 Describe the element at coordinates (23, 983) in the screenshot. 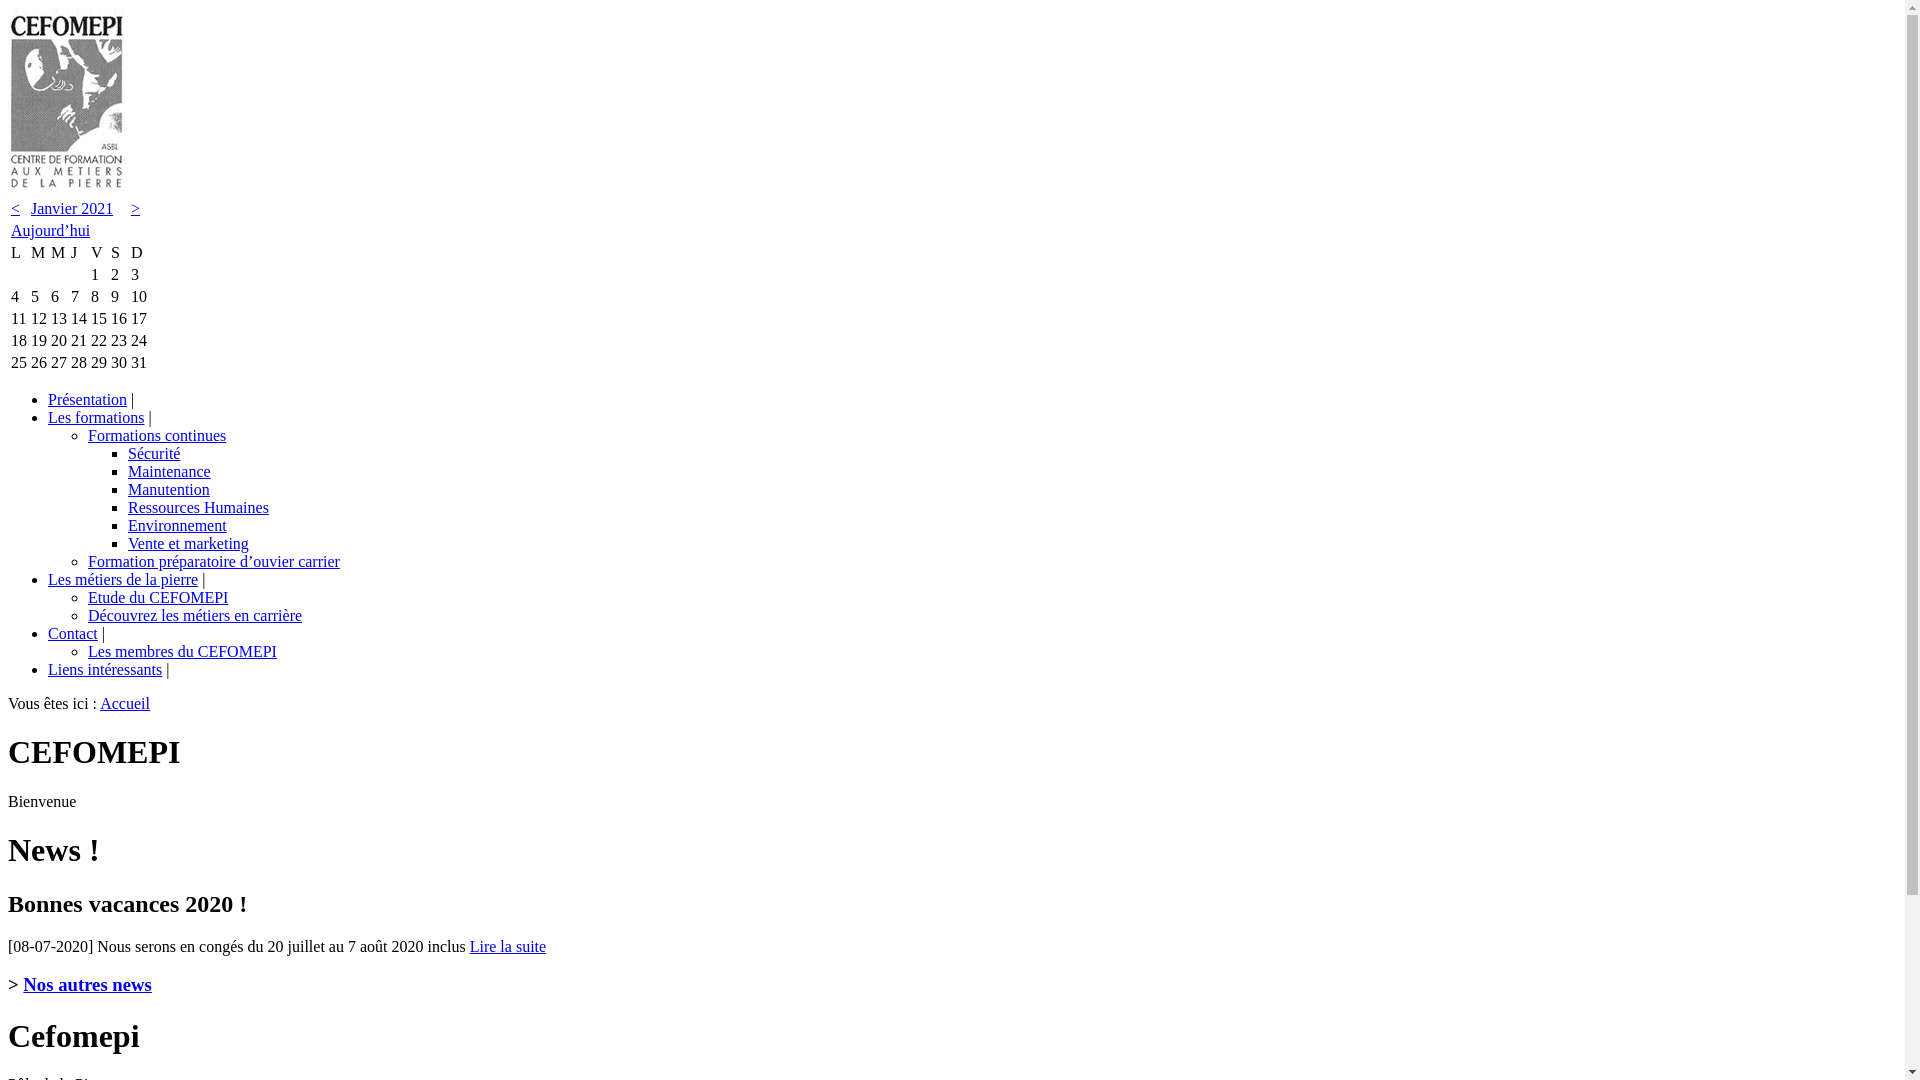

I see `'Nos autres news'` at that location.